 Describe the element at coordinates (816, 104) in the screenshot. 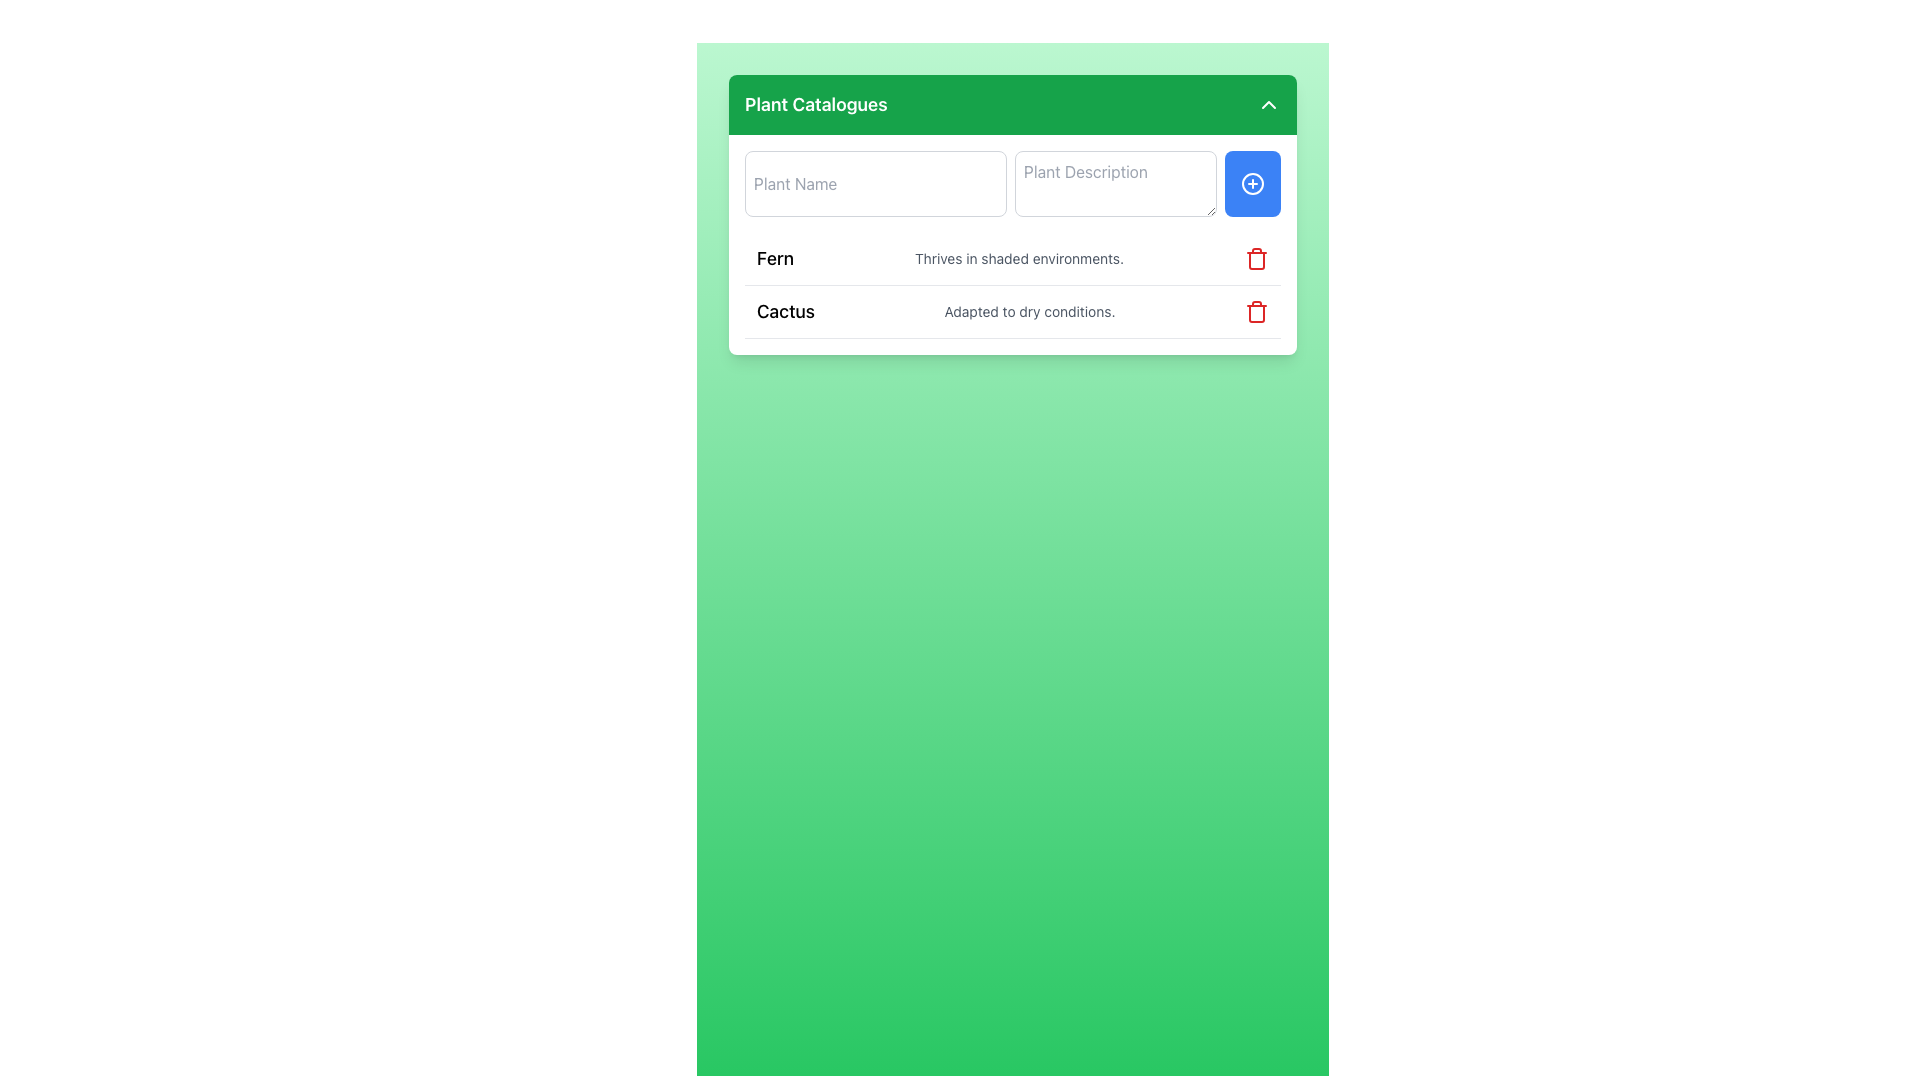

I see `the 'Plant Catalogues' text label, which is displayed in a large, bold white font against a green background, located in the top-left portion of the green header section` at that location.